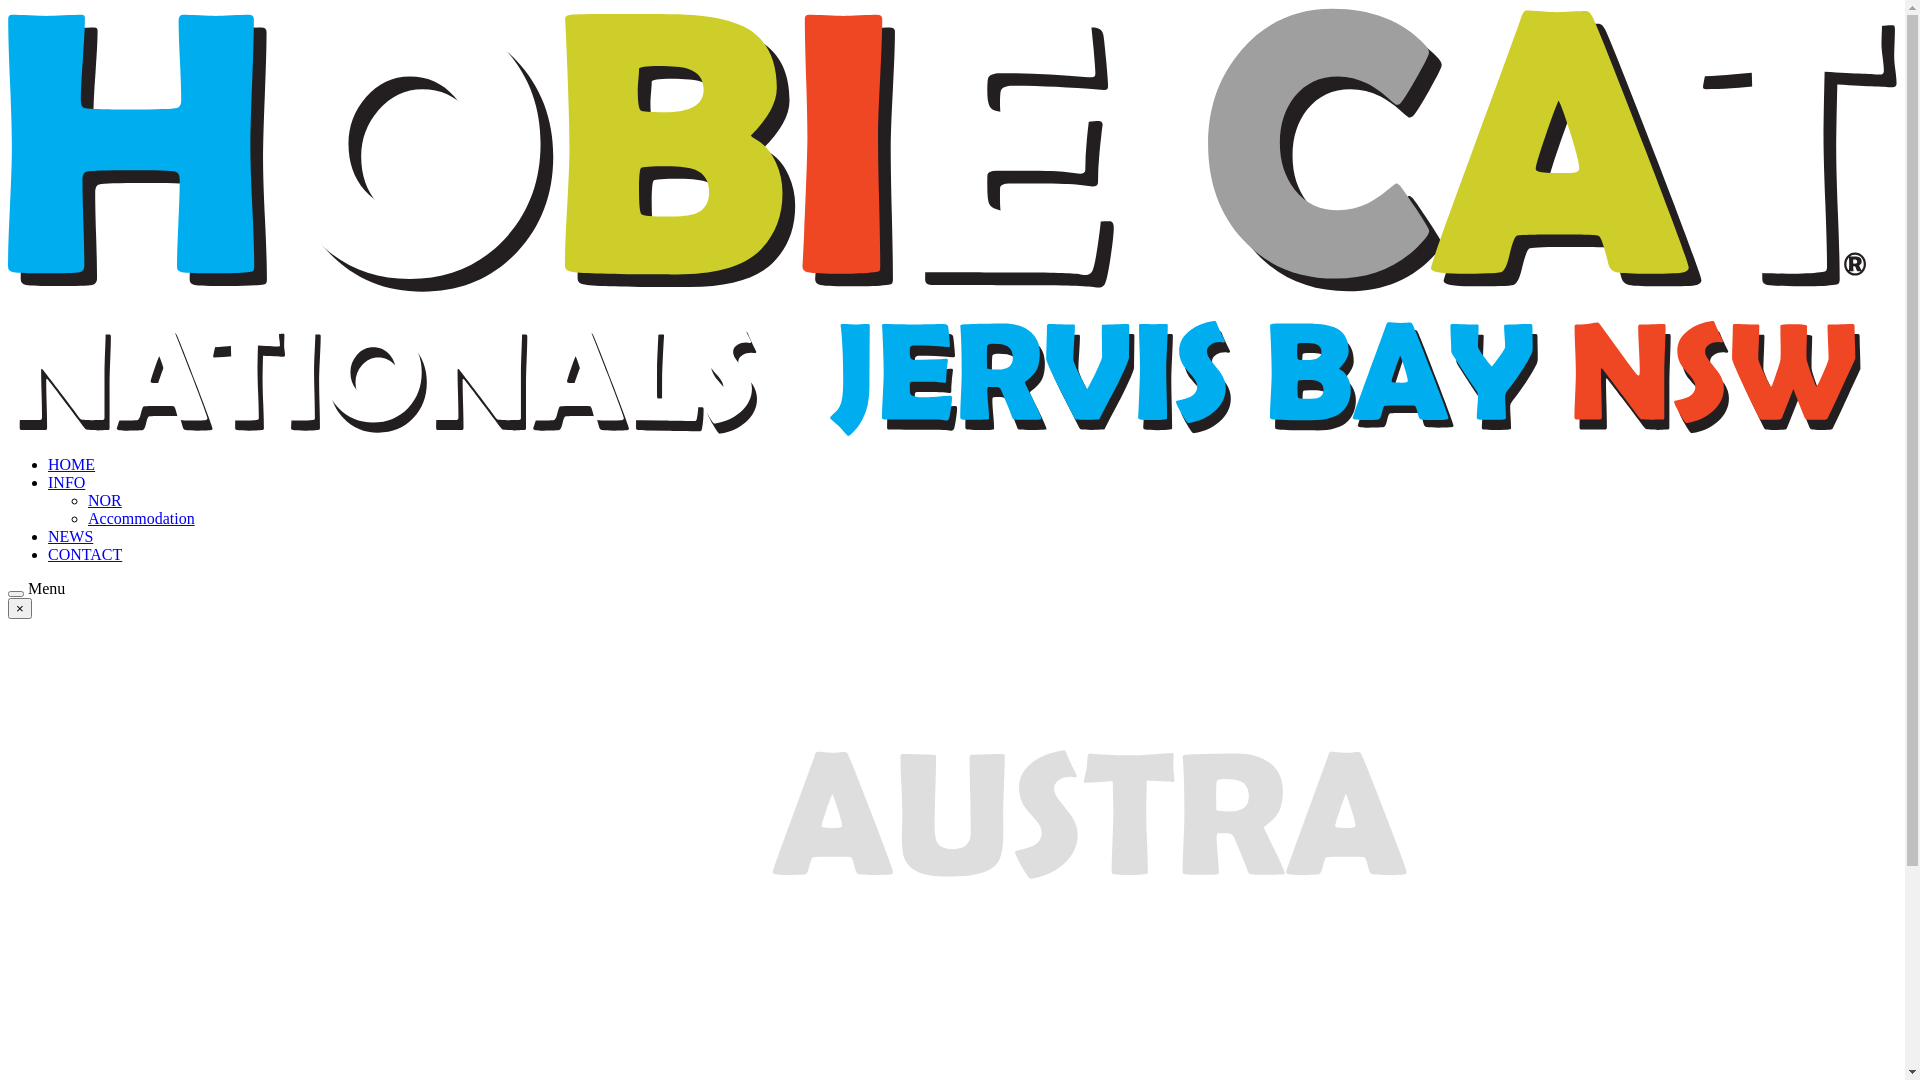 Image resolution: width=1920 pixels, height=1080 pixels. What do you see at coordinates (104, 499) in the screenshot?
I see `'NOR'` at bounding box center [104, 499].